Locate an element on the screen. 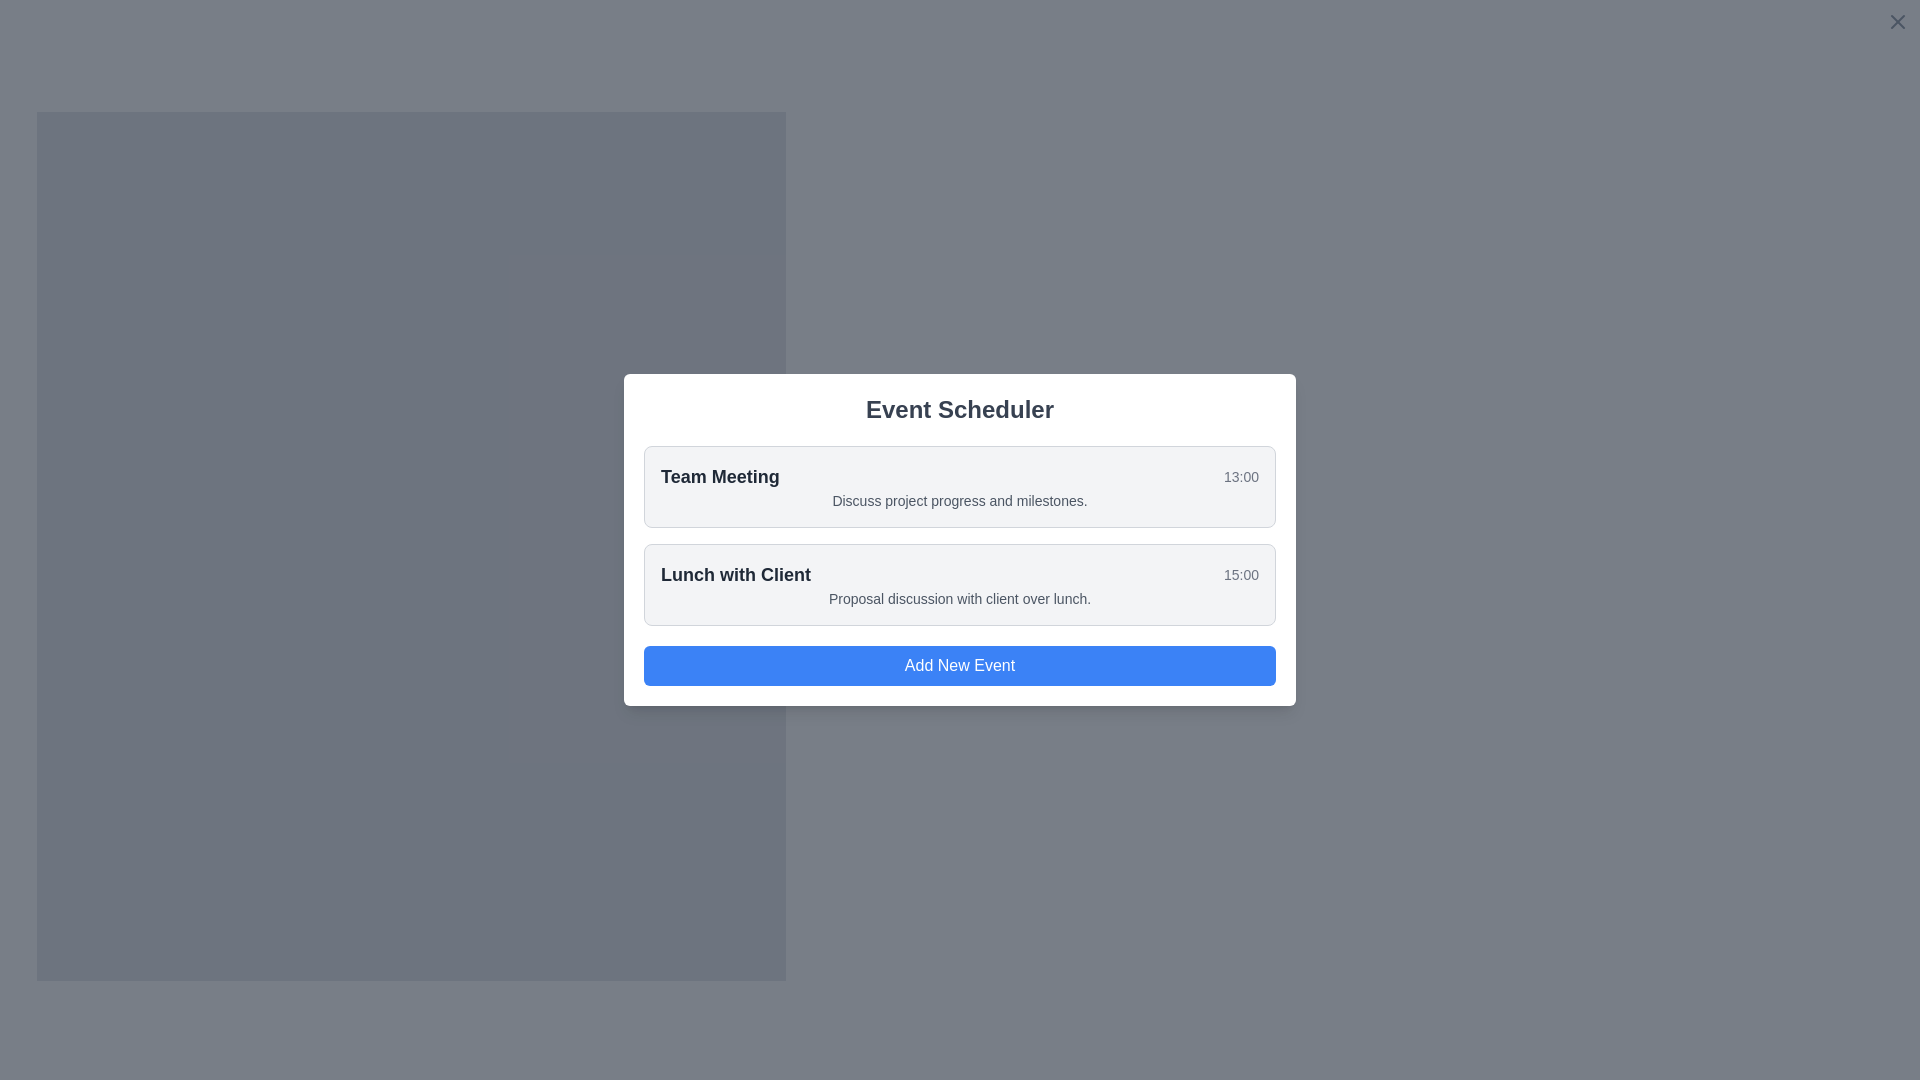 Image resolution: width=1920 pixels, height=1080 pixels. the Text label that reads 'Discuss project progress and milestones.', which is located beneath the title 'Team Meeting' in the scheduler interface is located at coordinates (960, 500).